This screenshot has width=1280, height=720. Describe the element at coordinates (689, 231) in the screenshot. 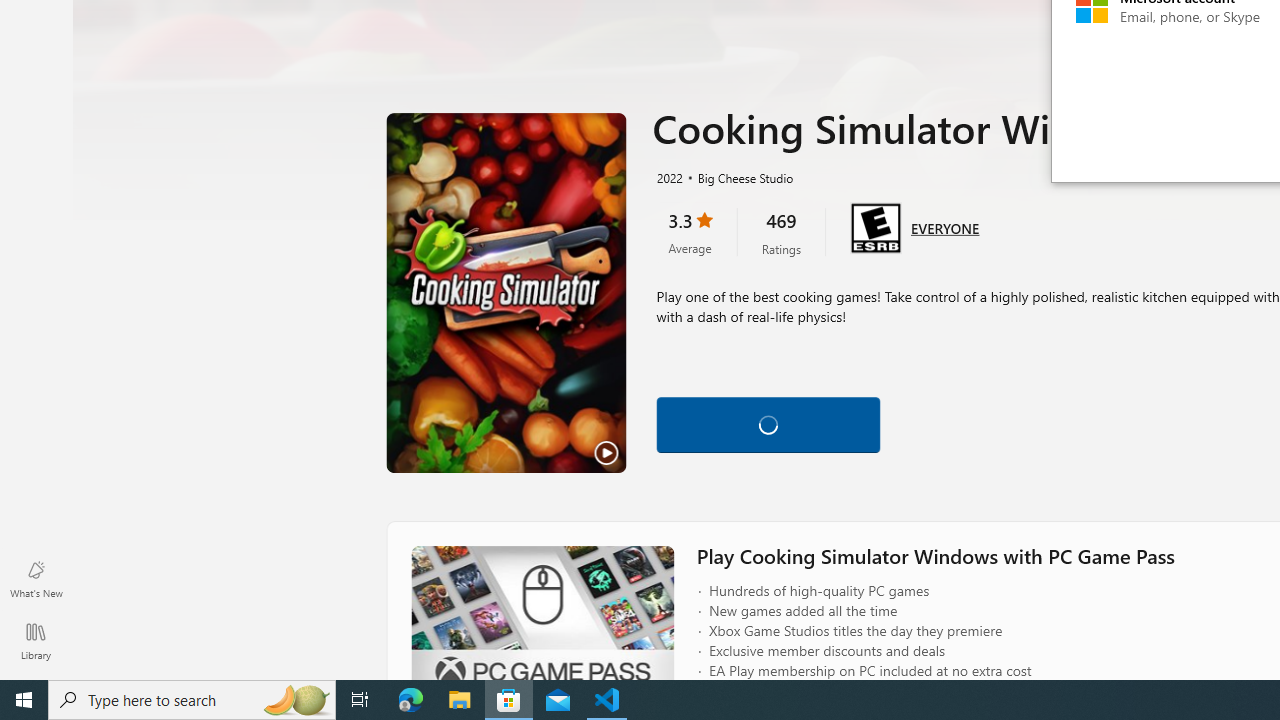

I see `'3.3 stars. Click to skip to ratings and reviews'` at that location.